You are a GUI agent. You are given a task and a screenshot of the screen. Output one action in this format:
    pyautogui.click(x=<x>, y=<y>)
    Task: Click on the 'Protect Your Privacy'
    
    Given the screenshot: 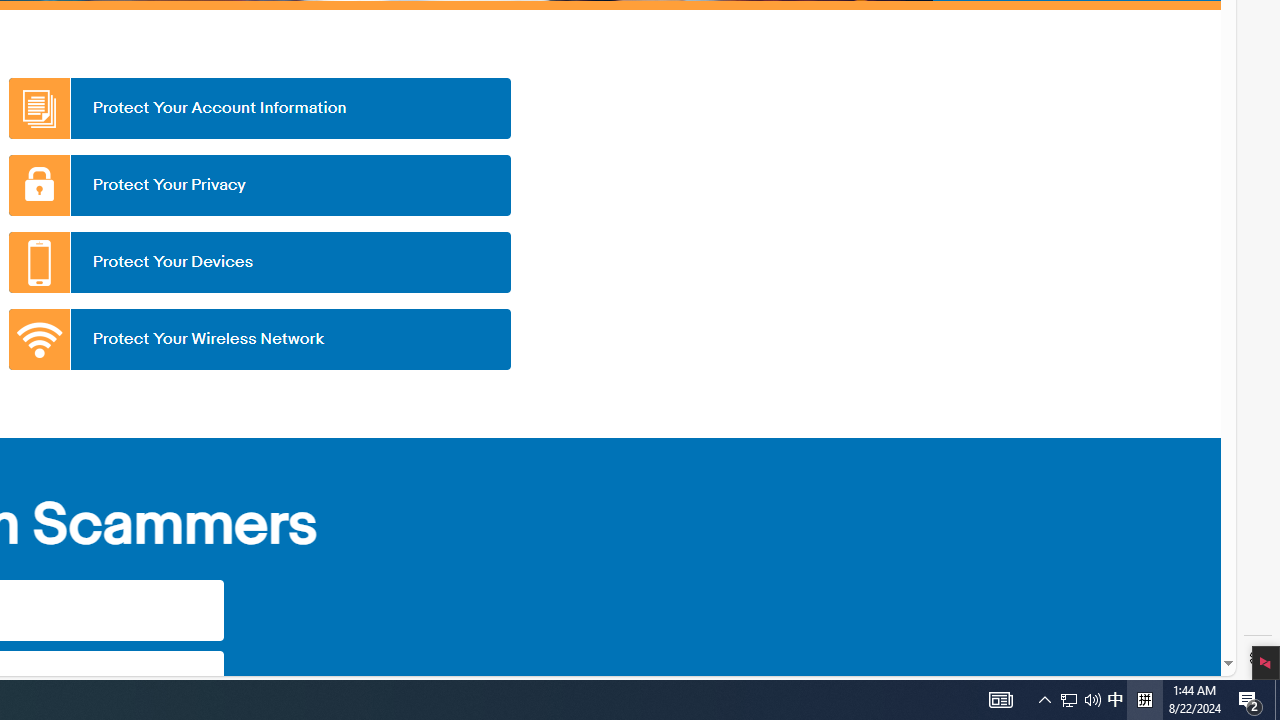 What is the action you would take?
    pyautogui.click(x=258, y=185)
    